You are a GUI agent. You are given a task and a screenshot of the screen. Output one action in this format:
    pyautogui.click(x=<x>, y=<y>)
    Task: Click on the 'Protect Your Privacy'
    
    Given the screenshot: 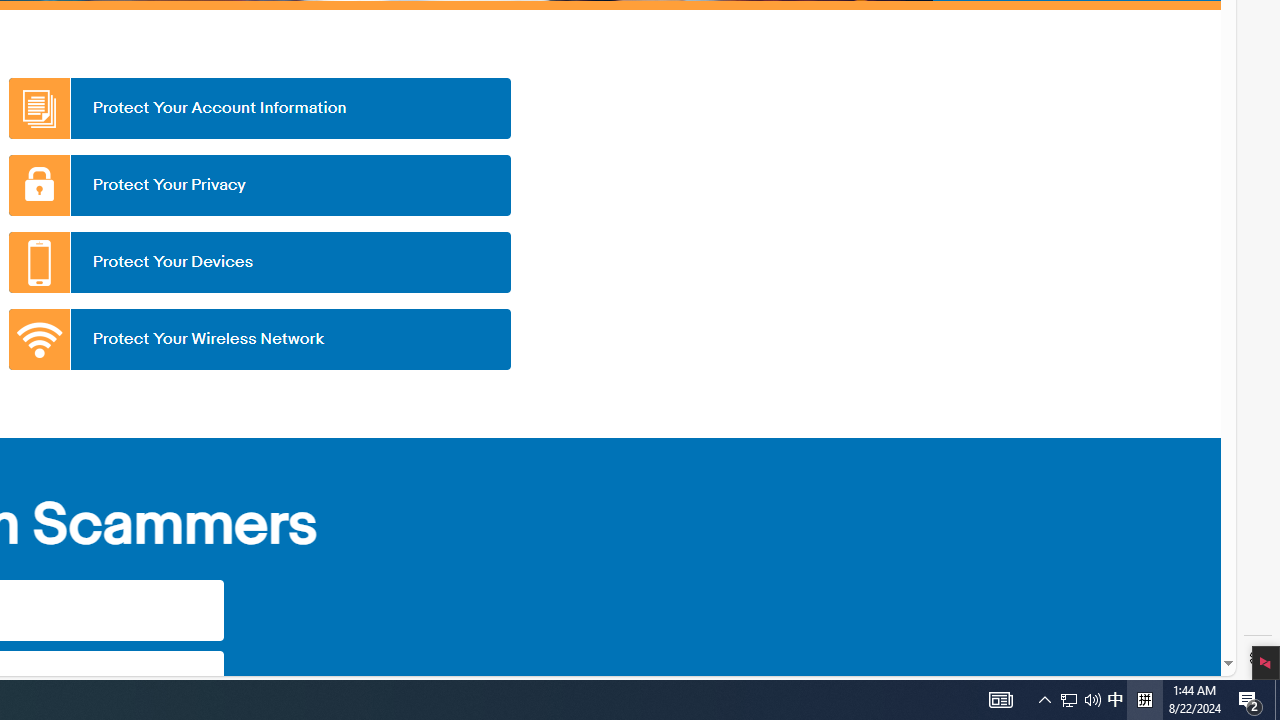 What is the action you would take?
    pyautogui.click(x=258, y=185)
    